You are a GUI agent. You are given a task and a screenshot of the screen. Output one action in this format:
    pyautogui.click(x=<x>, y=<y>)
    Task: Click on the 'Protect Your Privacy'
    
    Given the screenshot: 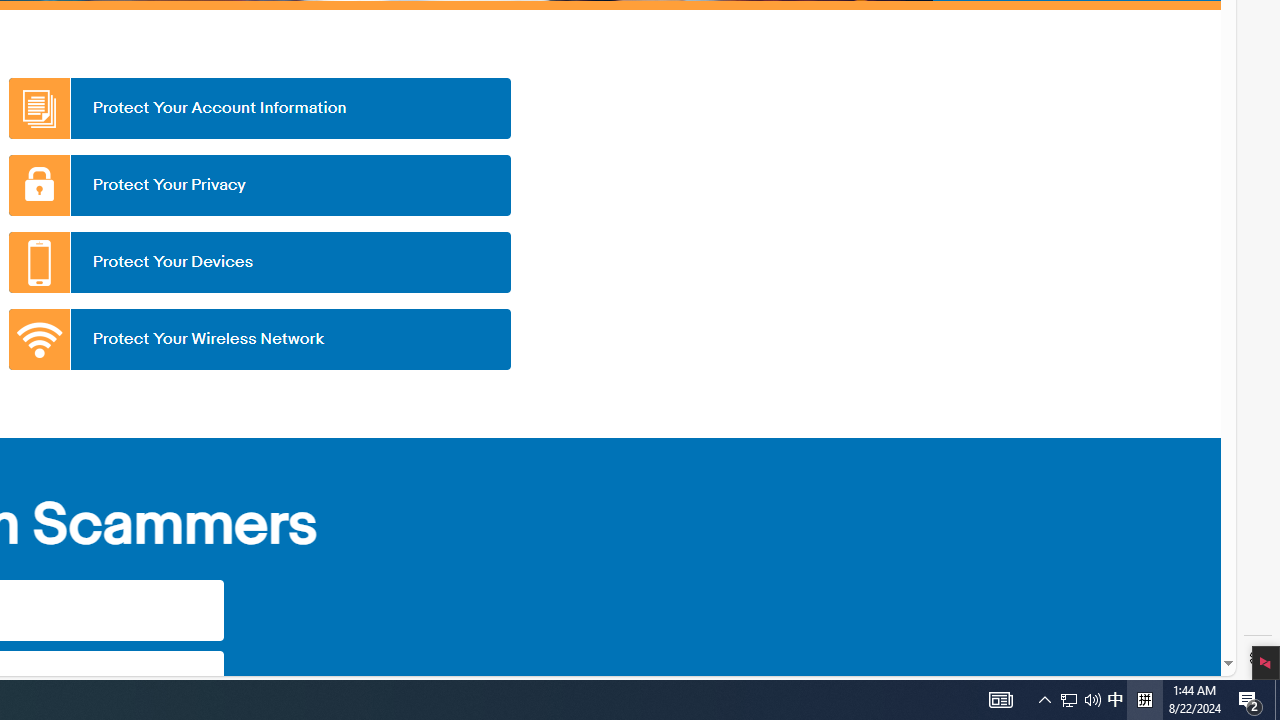 What is the action you would take?
    pyautogui.click(x=258, y=185)
    